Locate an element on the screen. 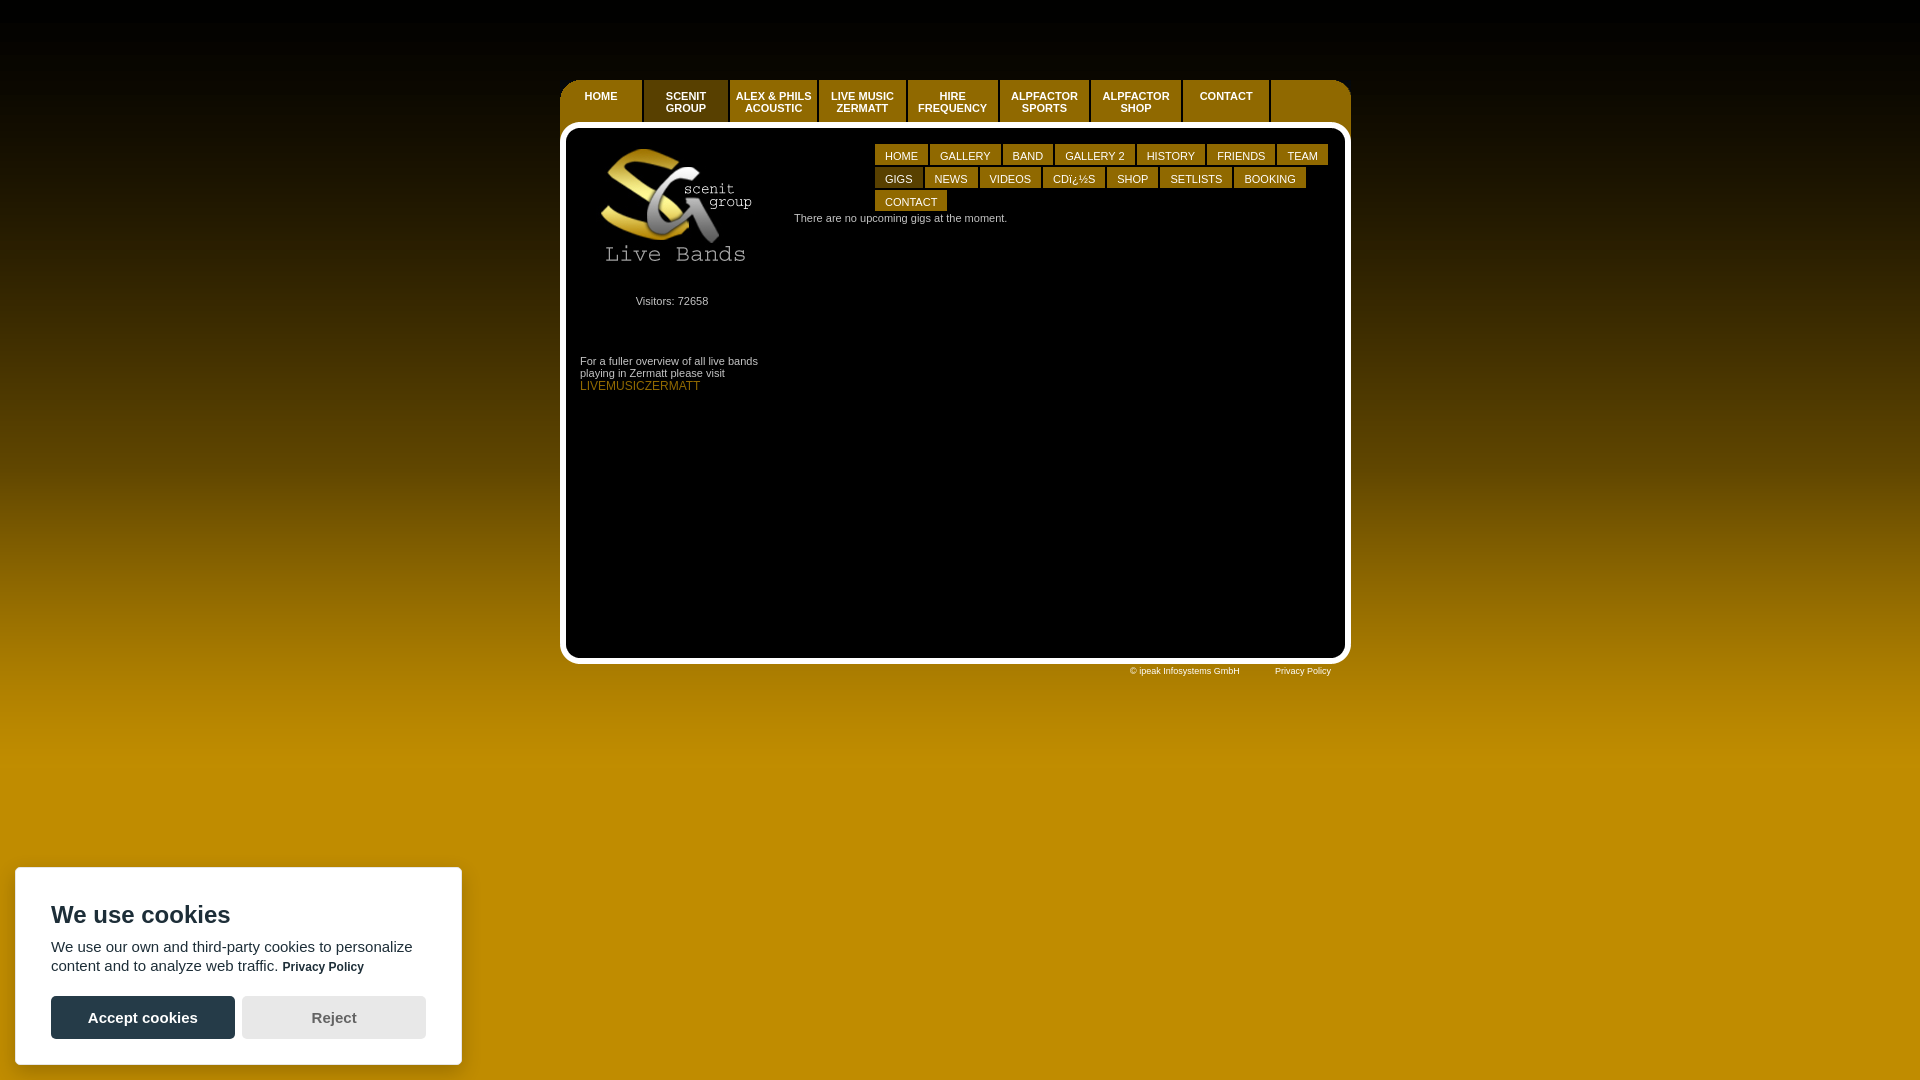  'Reject' is located at coordinates (334, 1017).